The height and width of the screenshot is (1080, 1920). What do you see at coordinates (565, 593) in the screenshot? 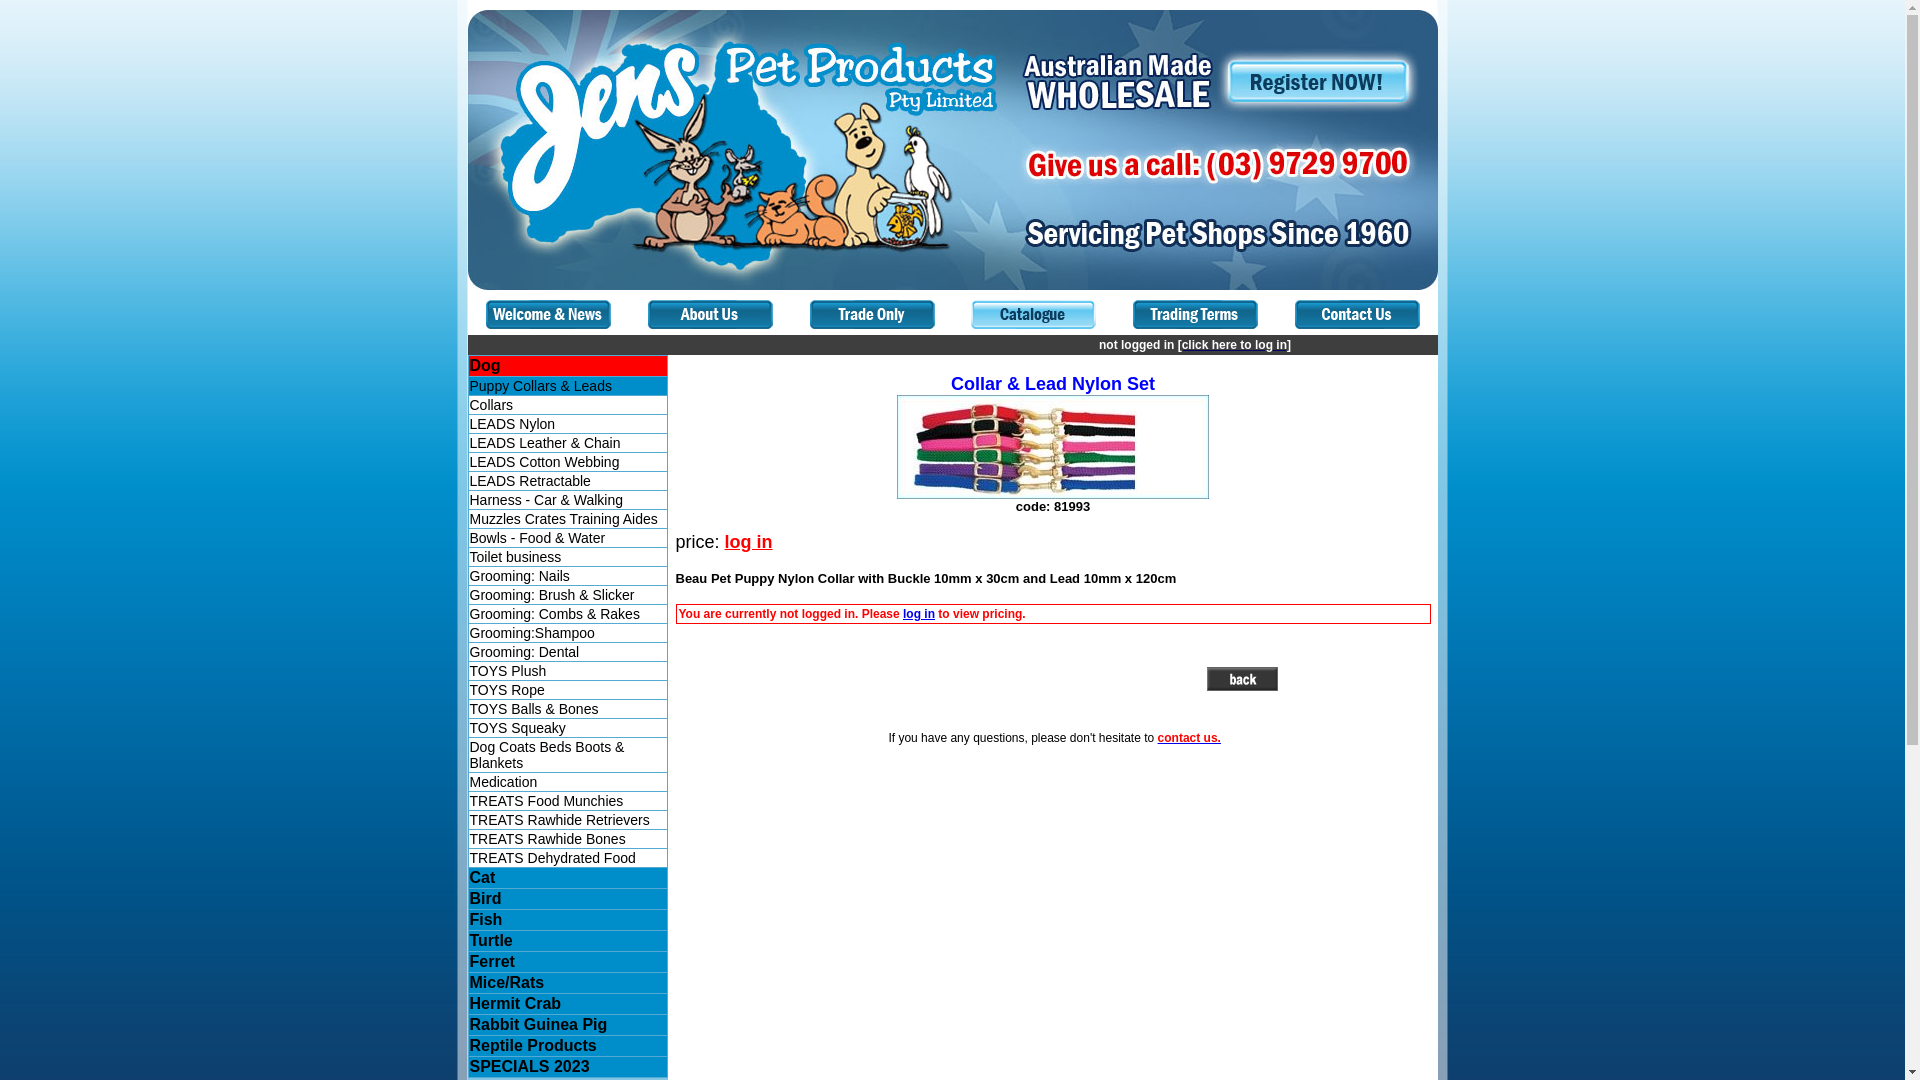
I see `'Grooming: Brush & Slicker'` at bounding box center [565, 593].